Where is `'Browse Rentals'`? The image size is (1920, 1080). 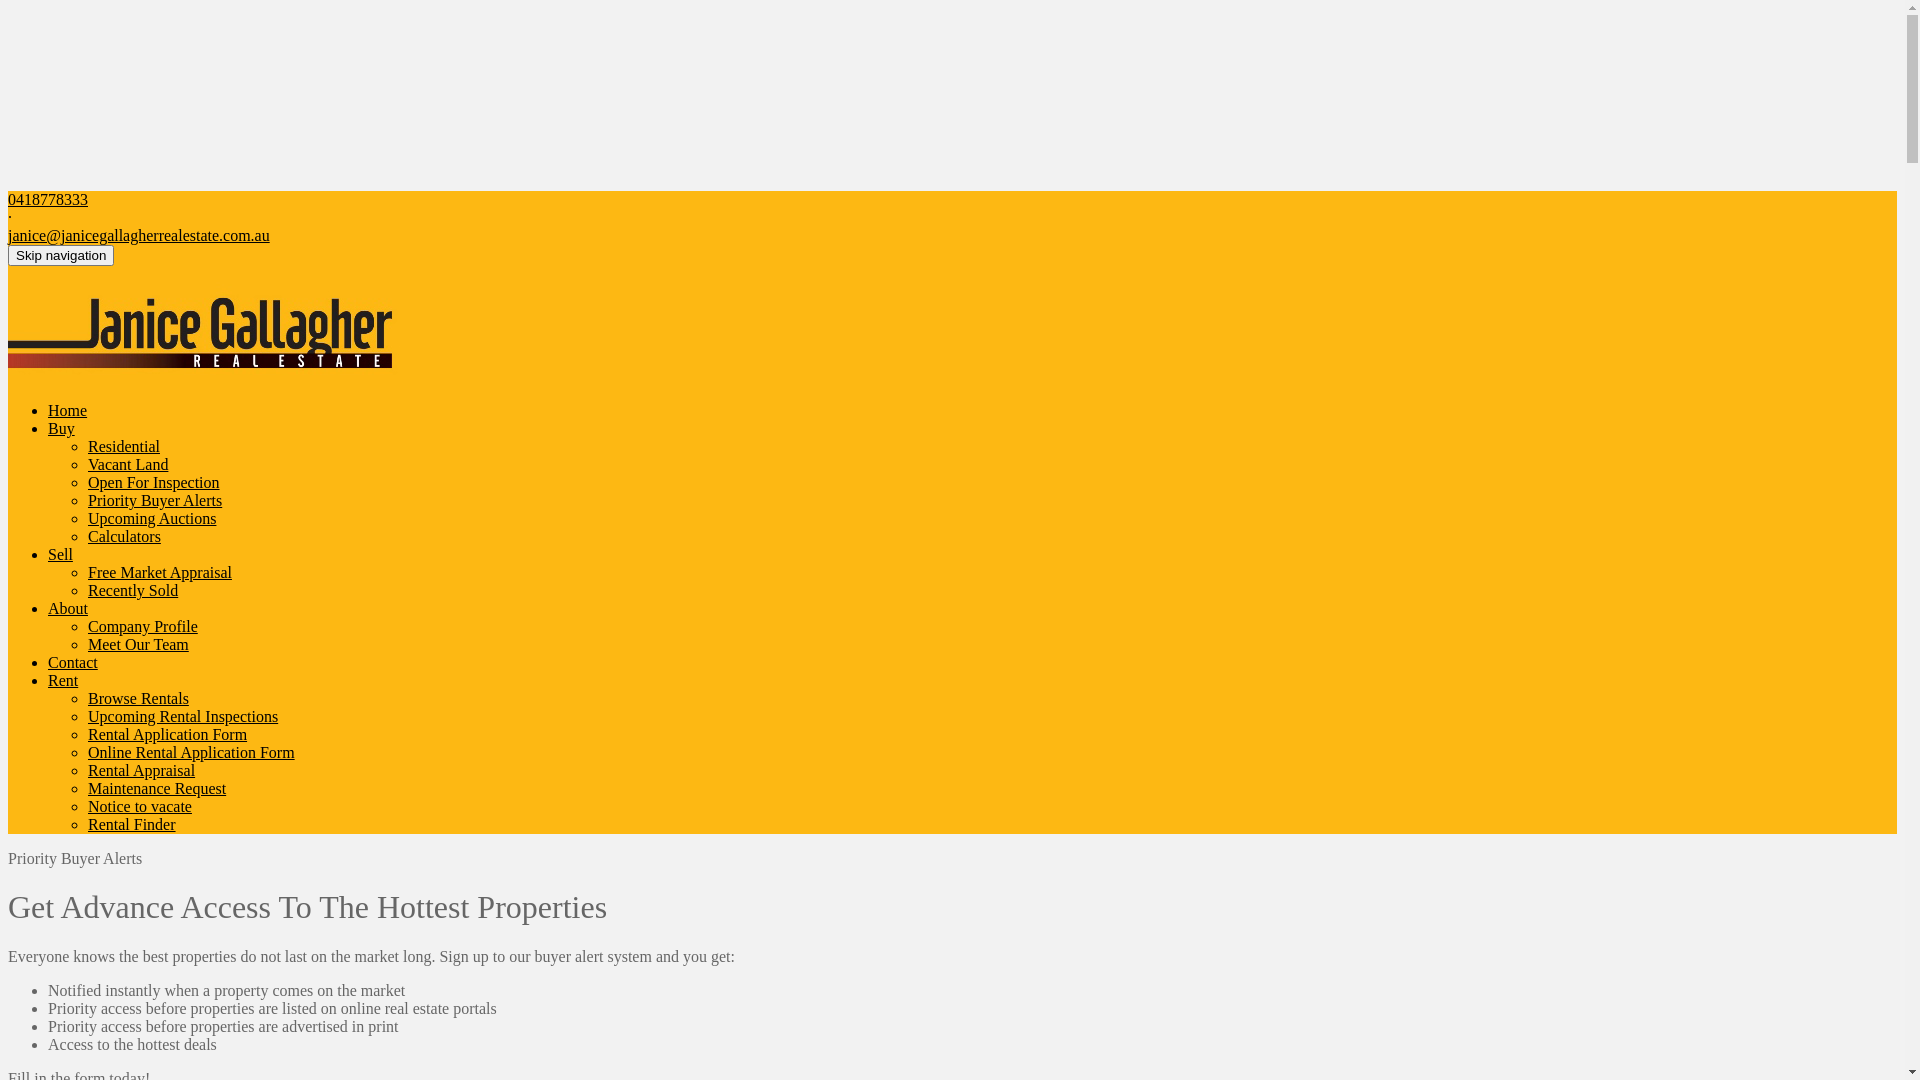 'Browse Rentals' is located at coordinates (86, 697).